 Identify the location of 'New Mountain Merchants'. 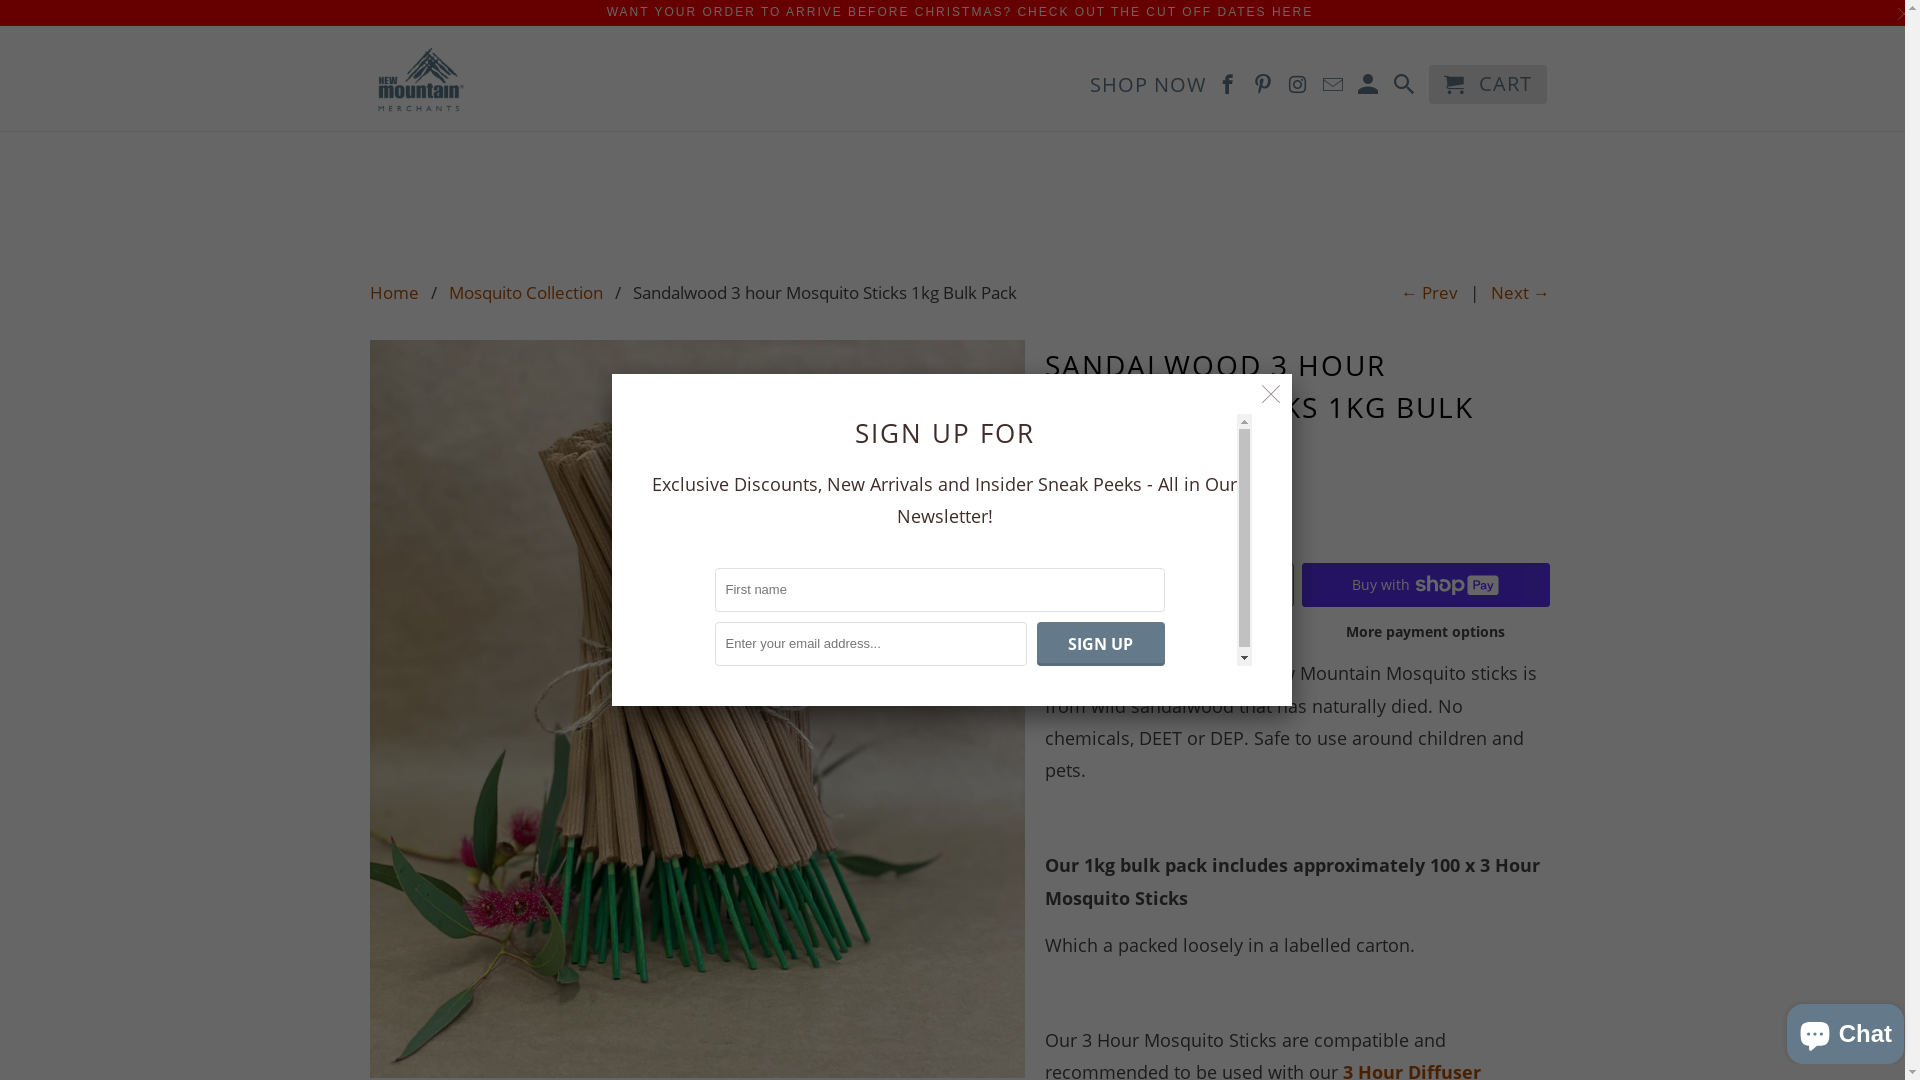
(369, 77).